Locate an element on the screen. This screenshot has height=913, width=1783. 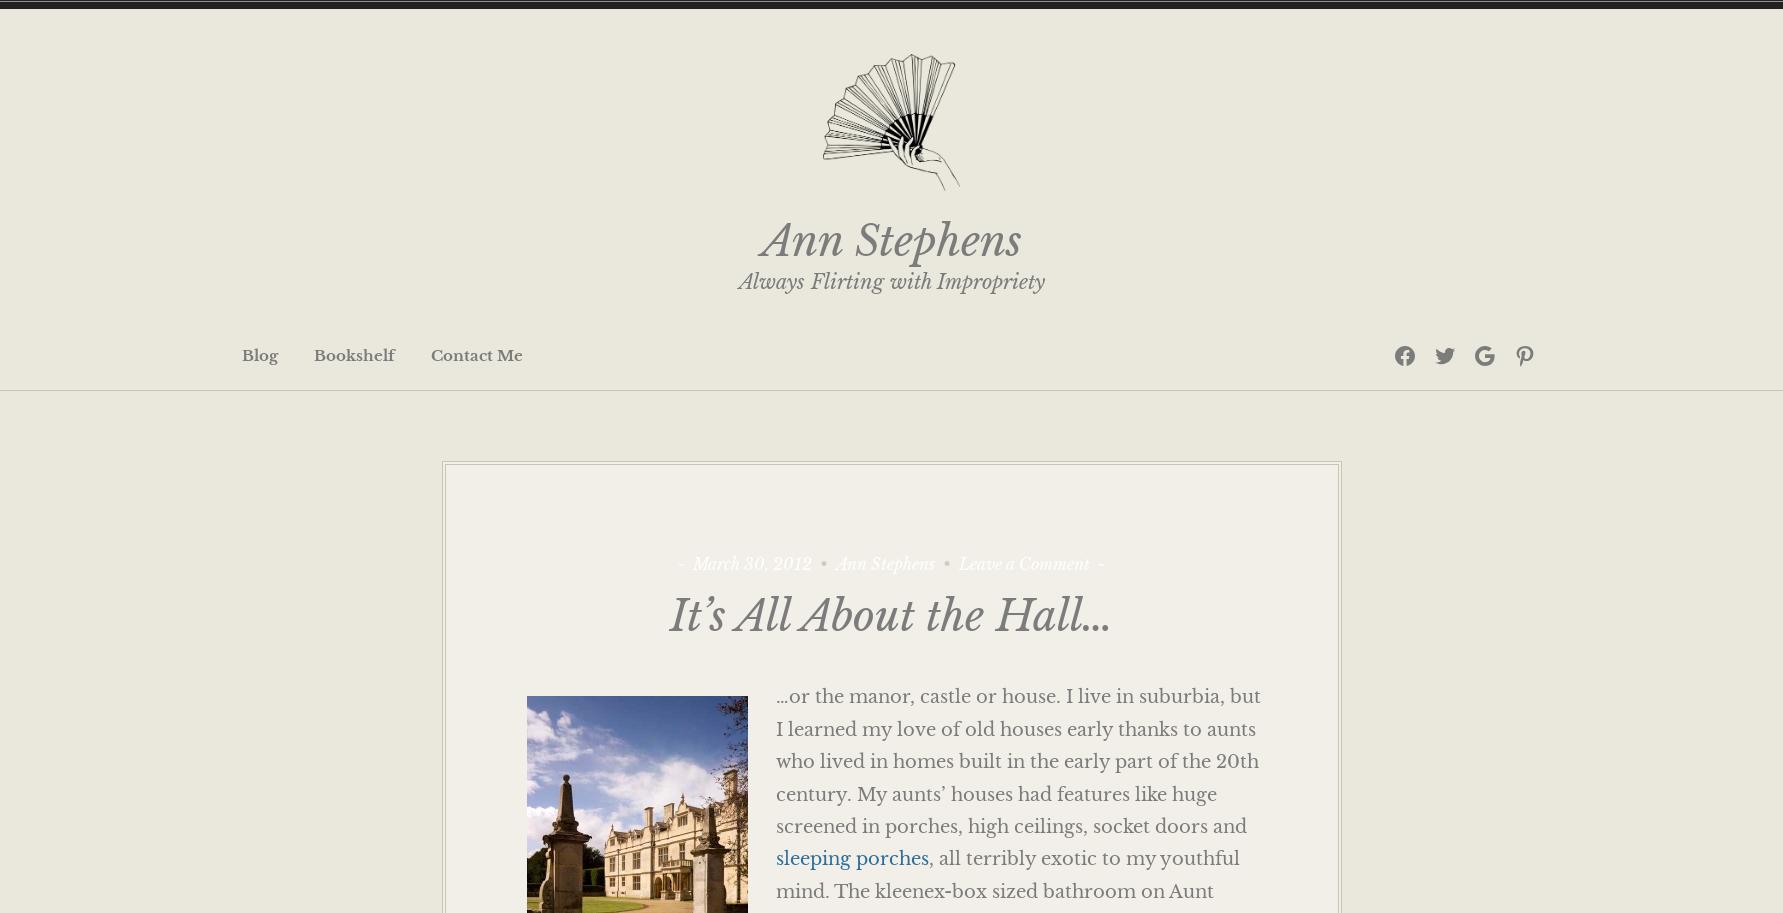
'Blog' is located at coordinates (259, 355).